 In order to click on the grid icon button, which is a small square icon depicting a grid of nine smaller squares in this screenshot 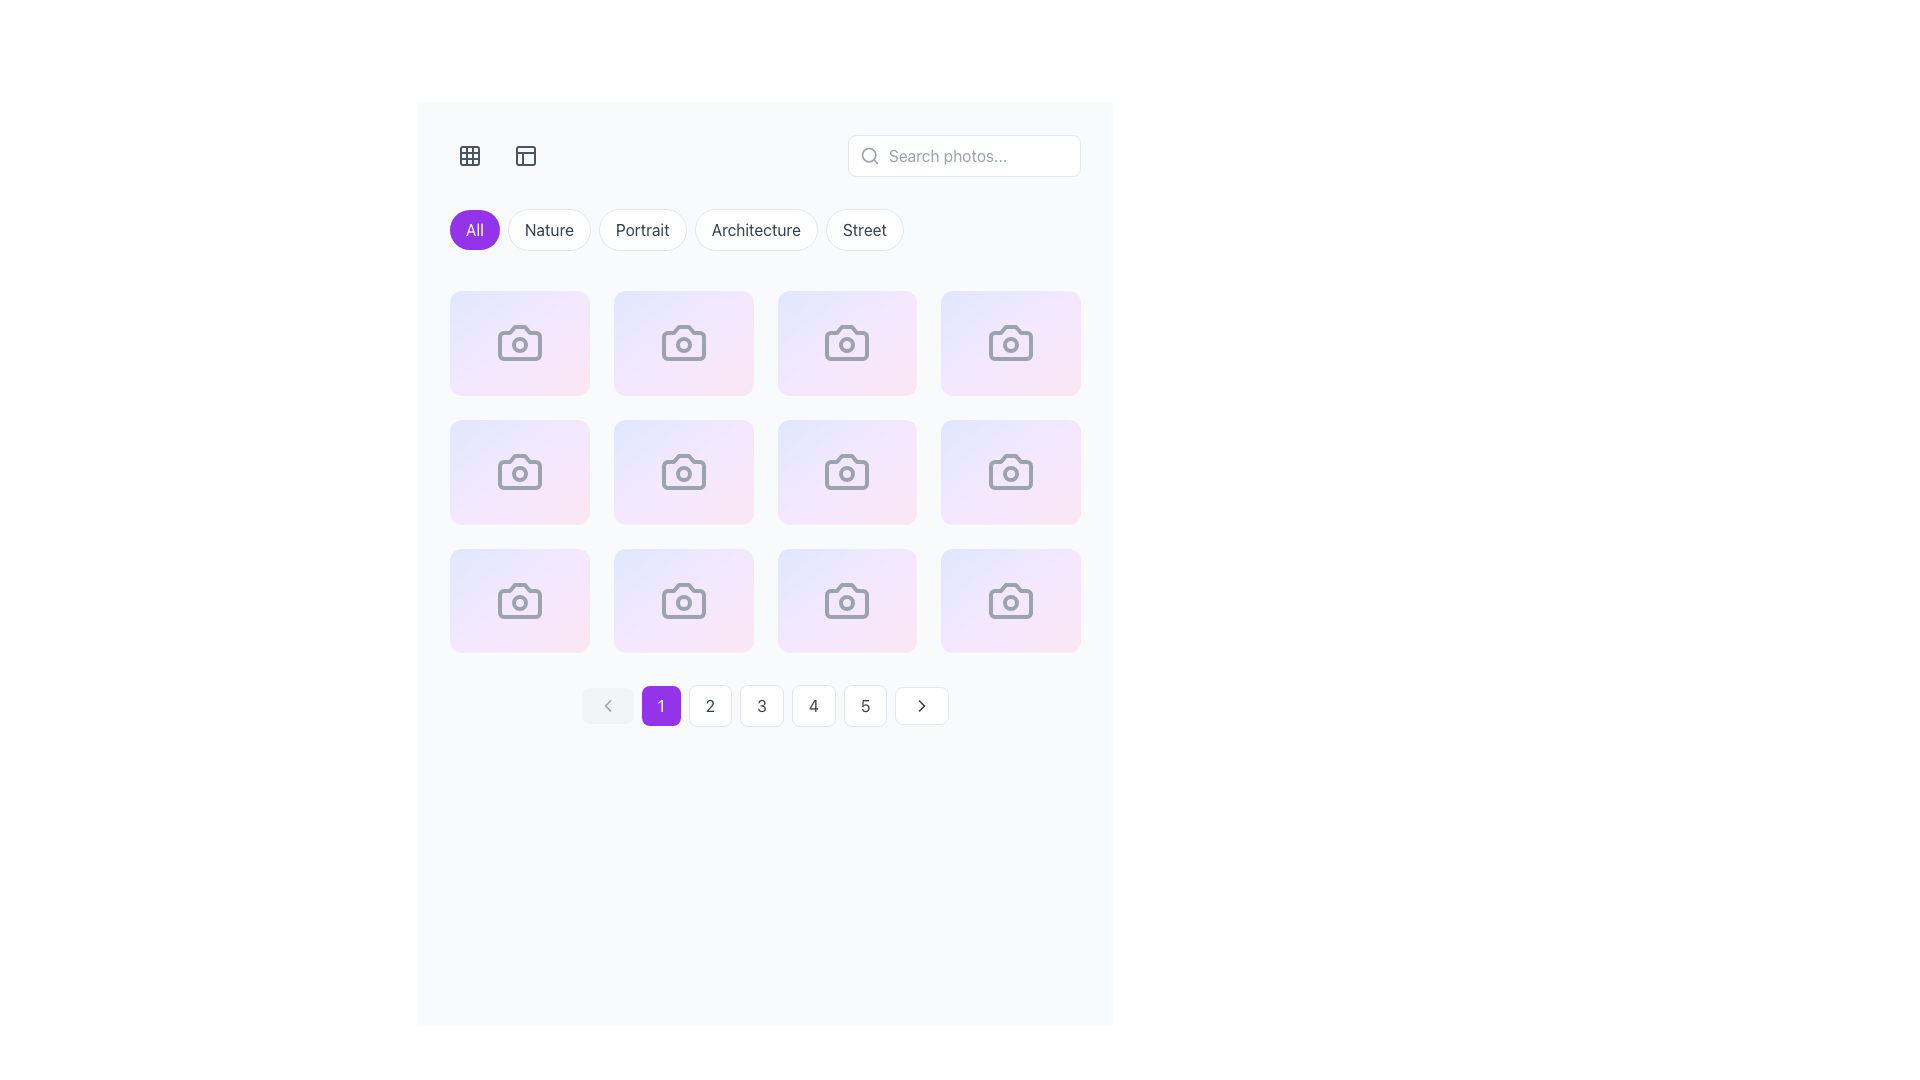, I will do `click(469, 154)`.